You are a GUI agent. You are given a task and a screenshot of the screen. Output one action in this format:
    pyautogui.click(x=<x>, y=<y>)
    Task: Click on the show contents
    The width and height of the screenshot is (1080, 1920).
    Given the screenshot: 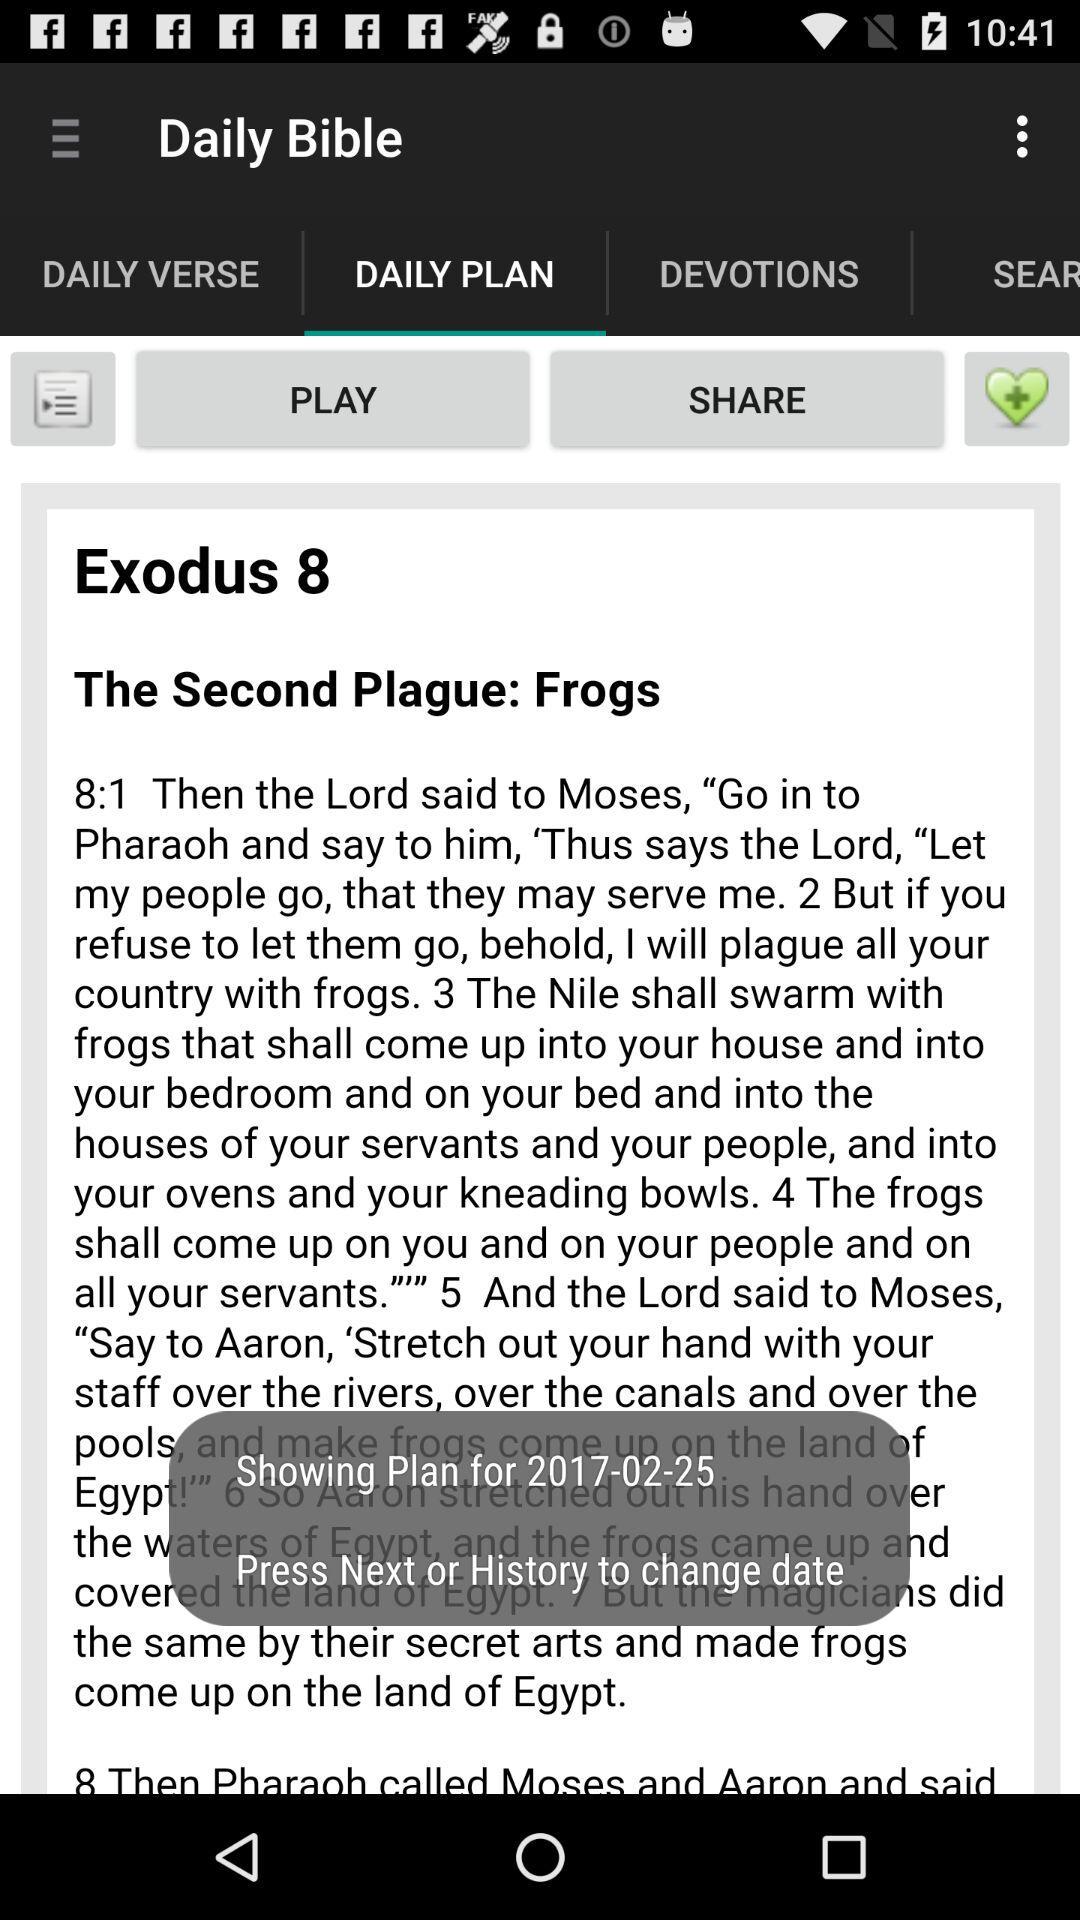 What is the action you would take?
    pyautogui.click(x=61, y=398)
    